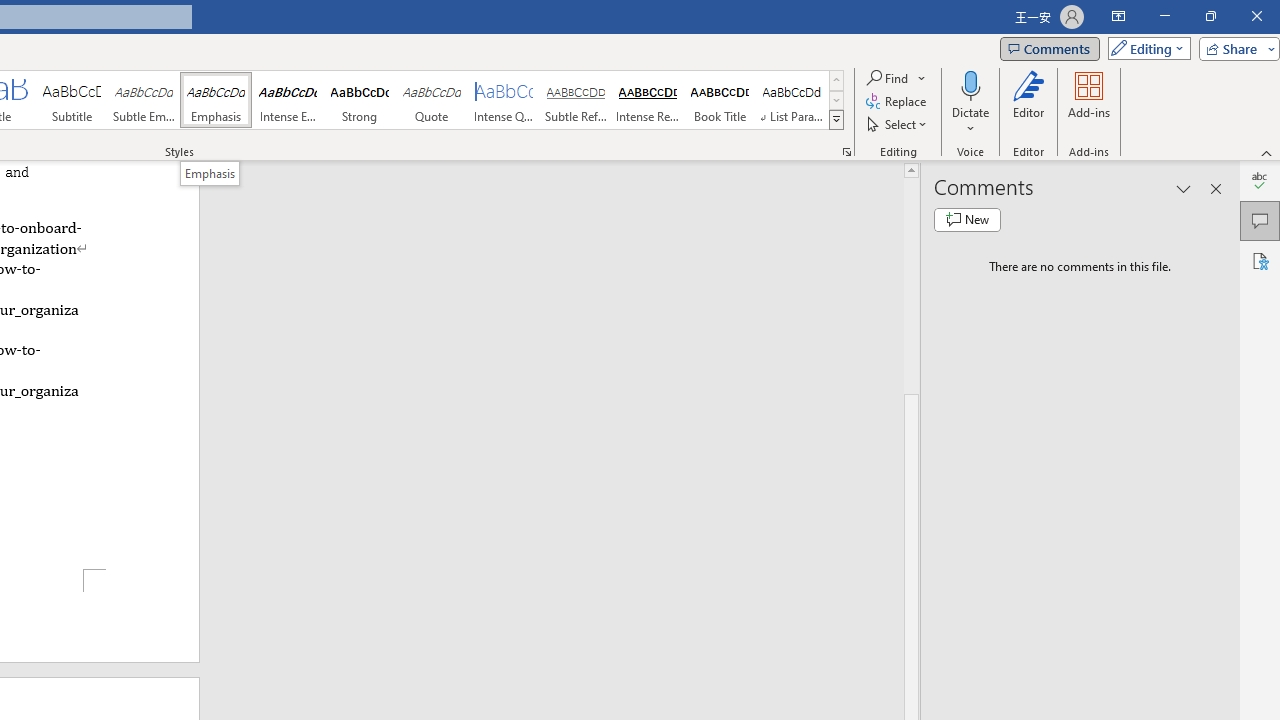 This screenshot has height=720, width=1280. What do you see at coordinates (143, 100) in the screenshot?
I see `'Subtle Emphasis'` at bounding box center [143, 100].